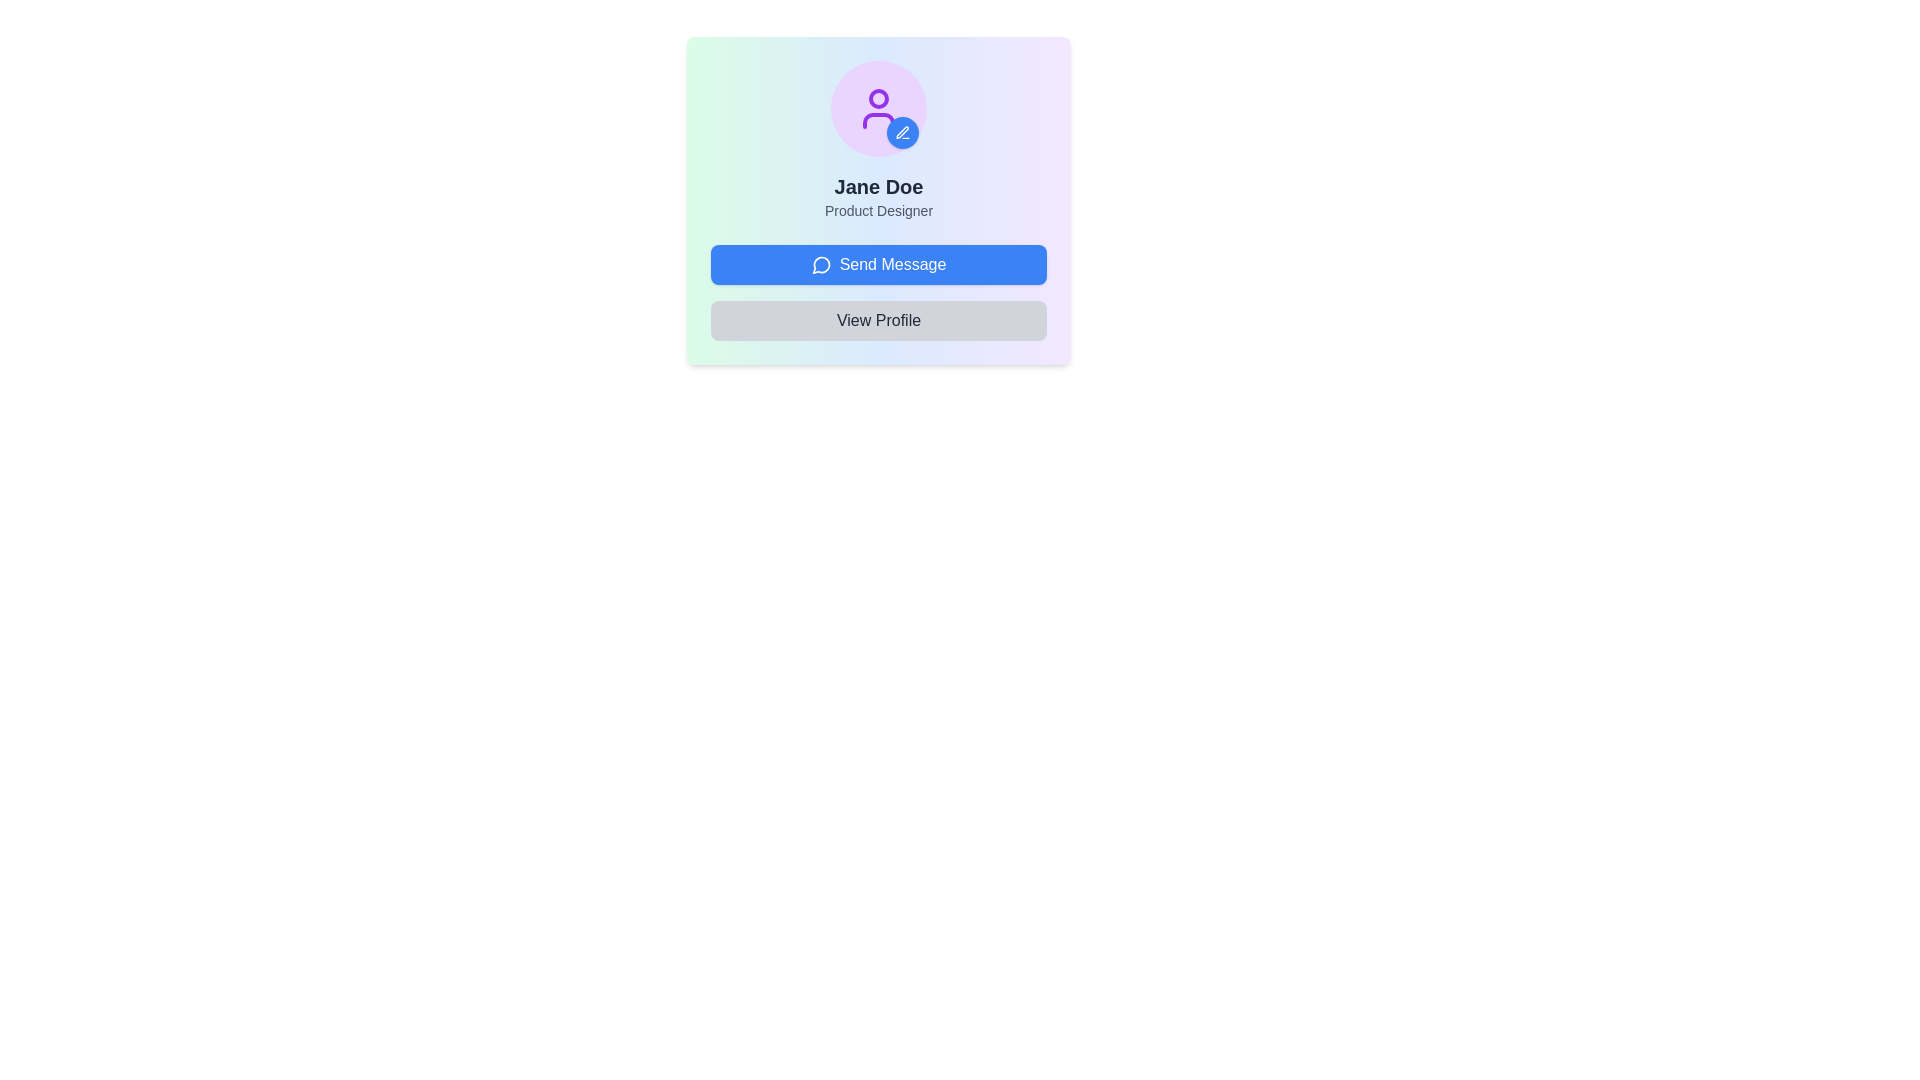  I want to click on the editing icon located at the bottom-right corner of the card interface, so click(901, 132).